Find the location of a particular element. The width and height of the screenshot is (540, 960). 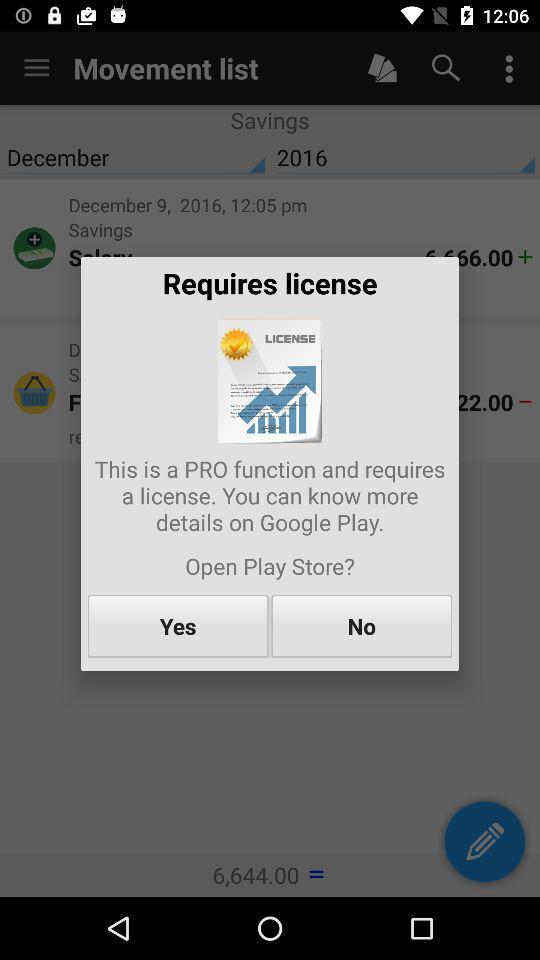

the no item is located at coordinates (360, 625).